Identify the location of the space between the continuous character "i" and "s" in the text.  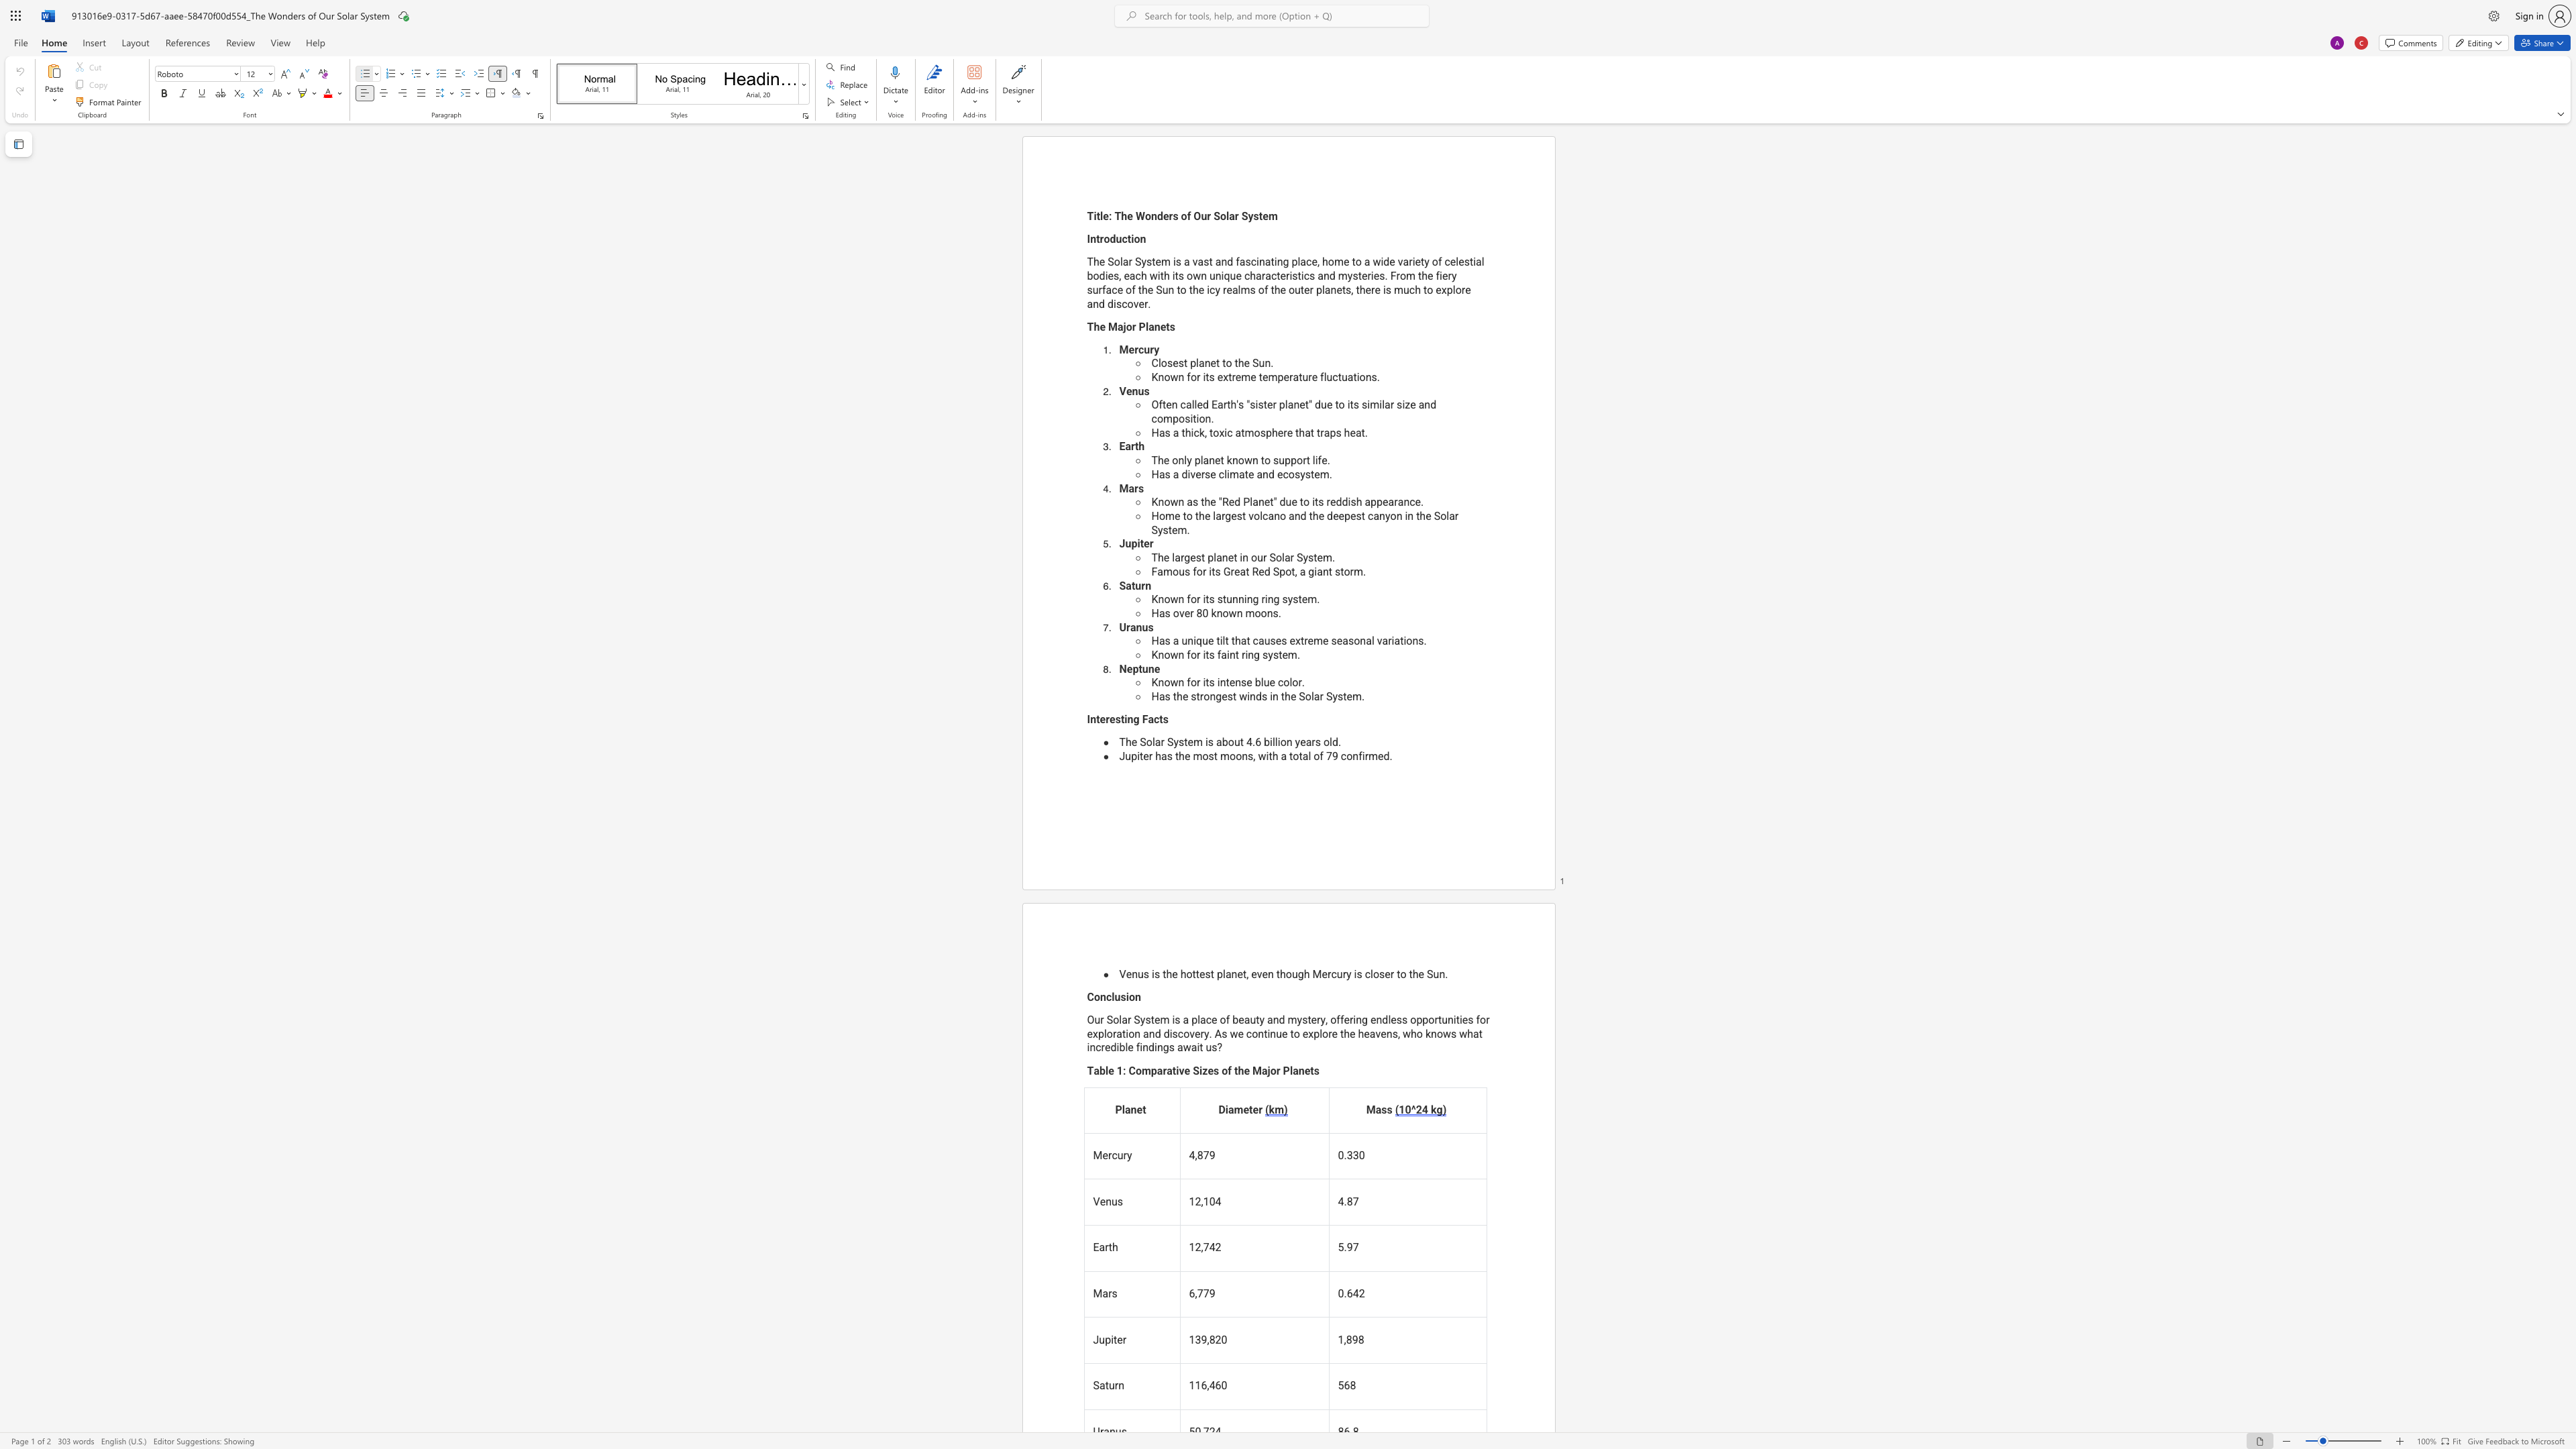
(1350, 501).